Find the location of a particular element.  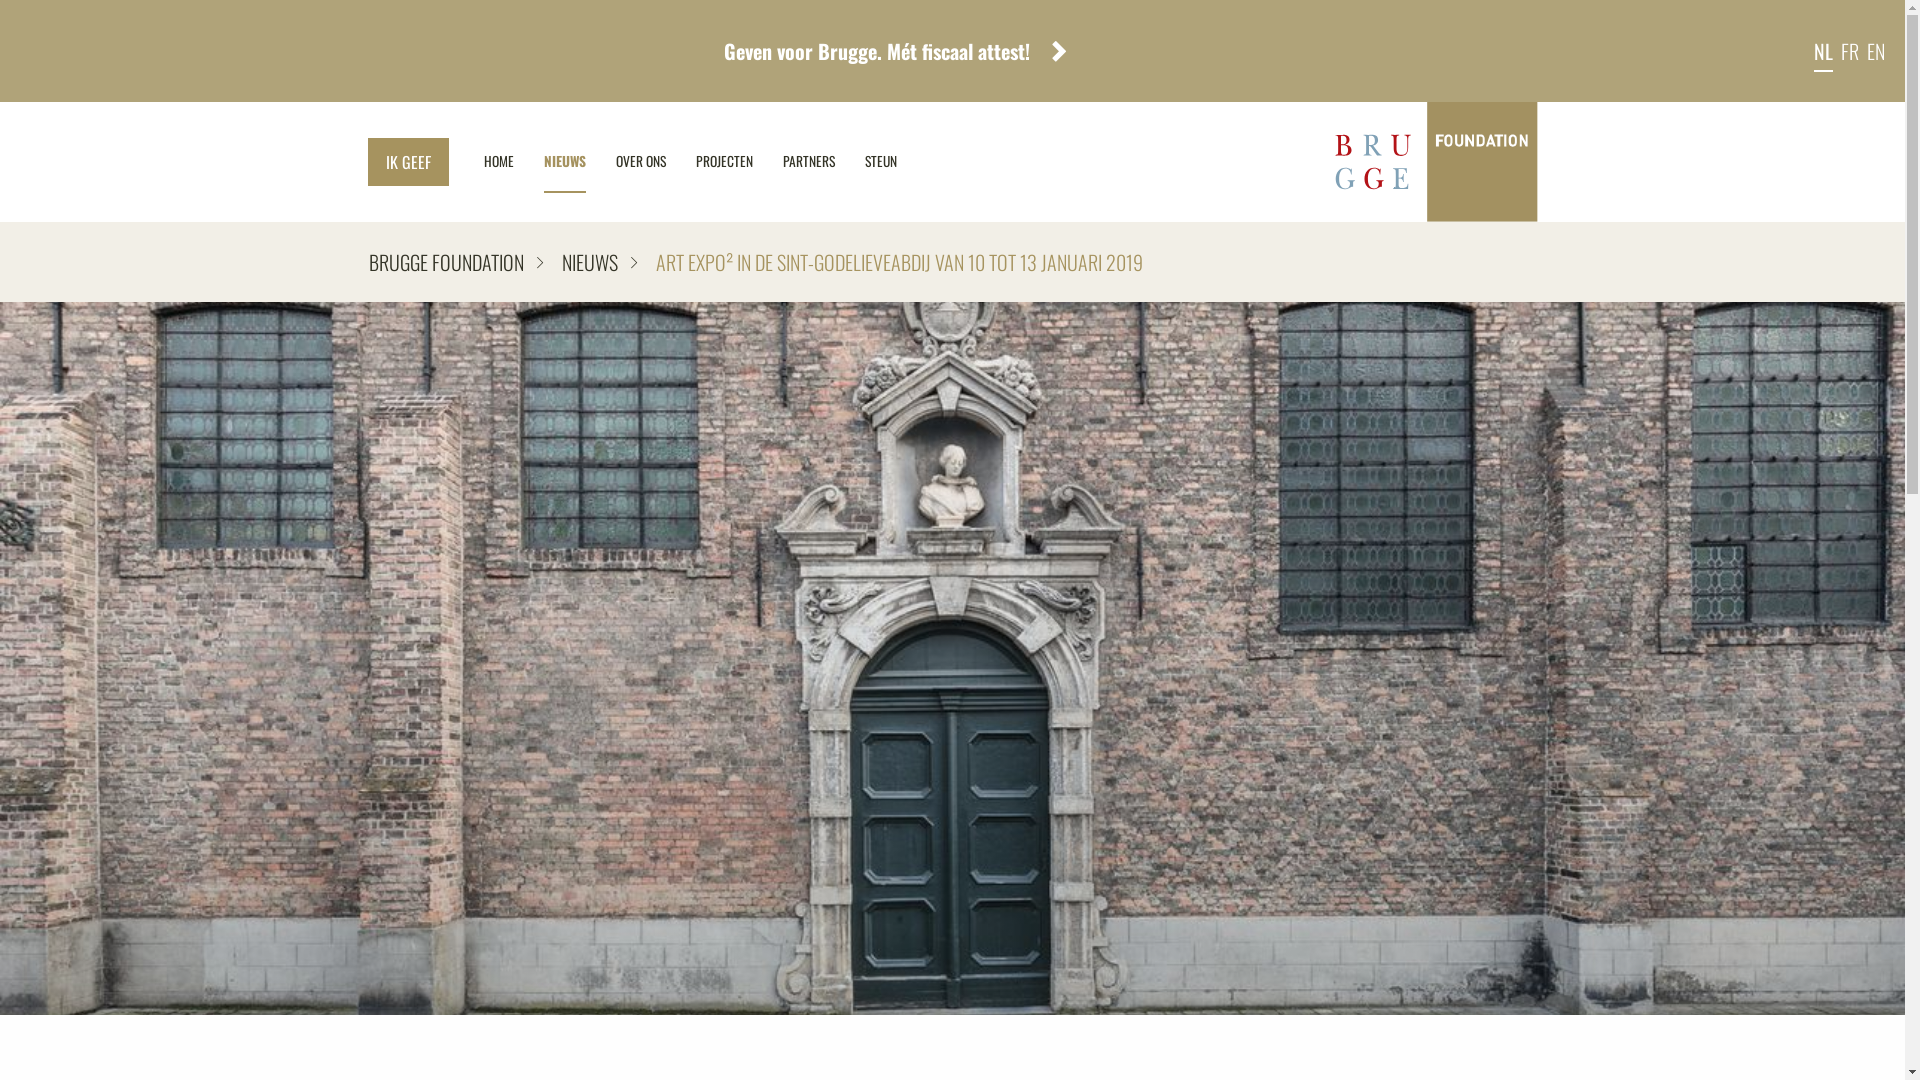

'EN' is located at coordinates (1875, 49).